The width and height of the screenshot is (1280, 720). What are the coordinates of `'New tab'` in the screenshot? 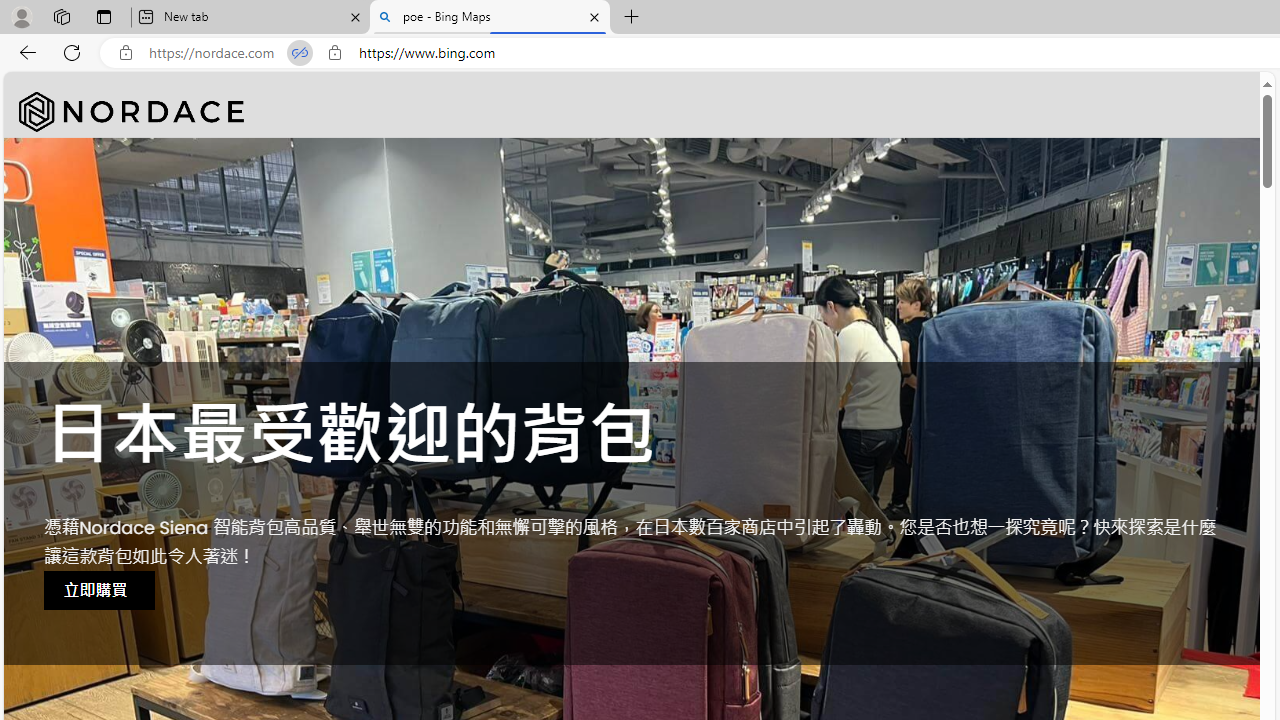 It's located at (249, 17).